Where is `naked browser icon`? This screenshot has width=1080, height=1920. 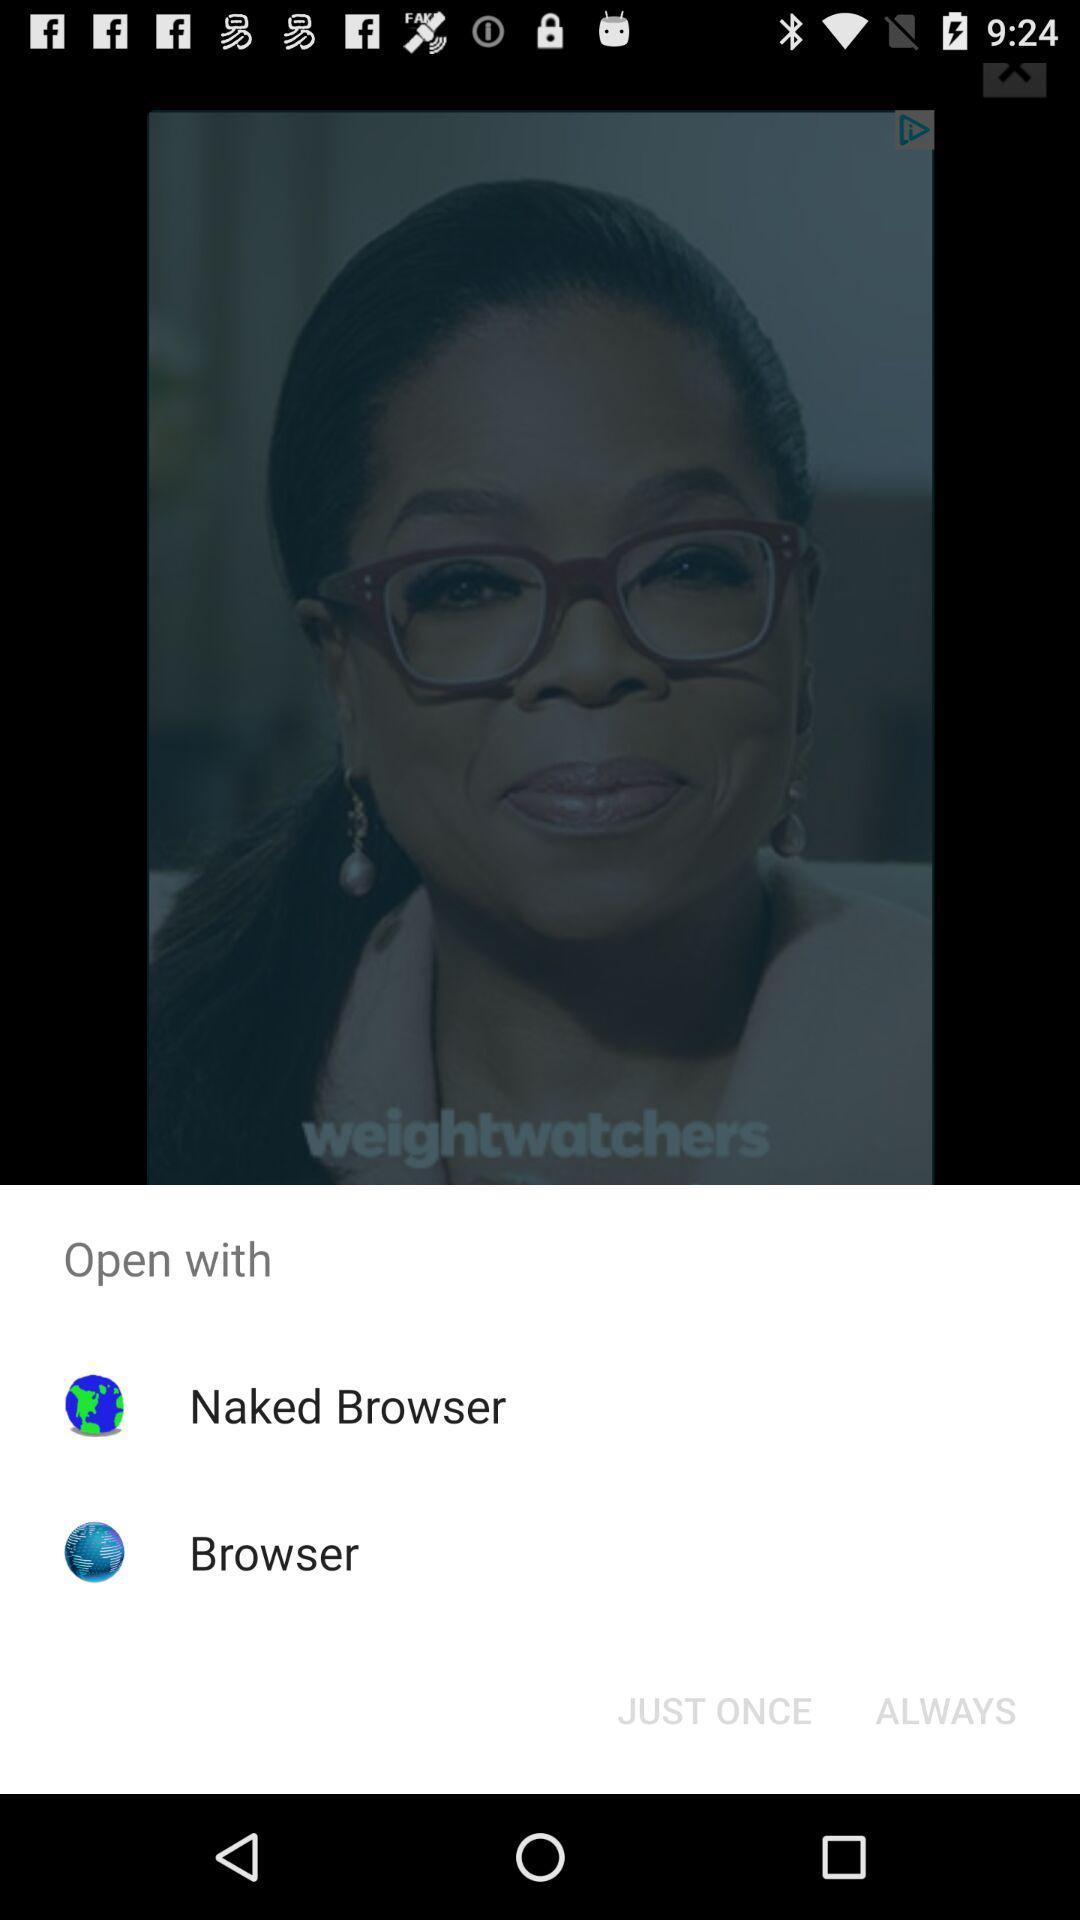
naked browser icon is located at coordinates (346, 1404).